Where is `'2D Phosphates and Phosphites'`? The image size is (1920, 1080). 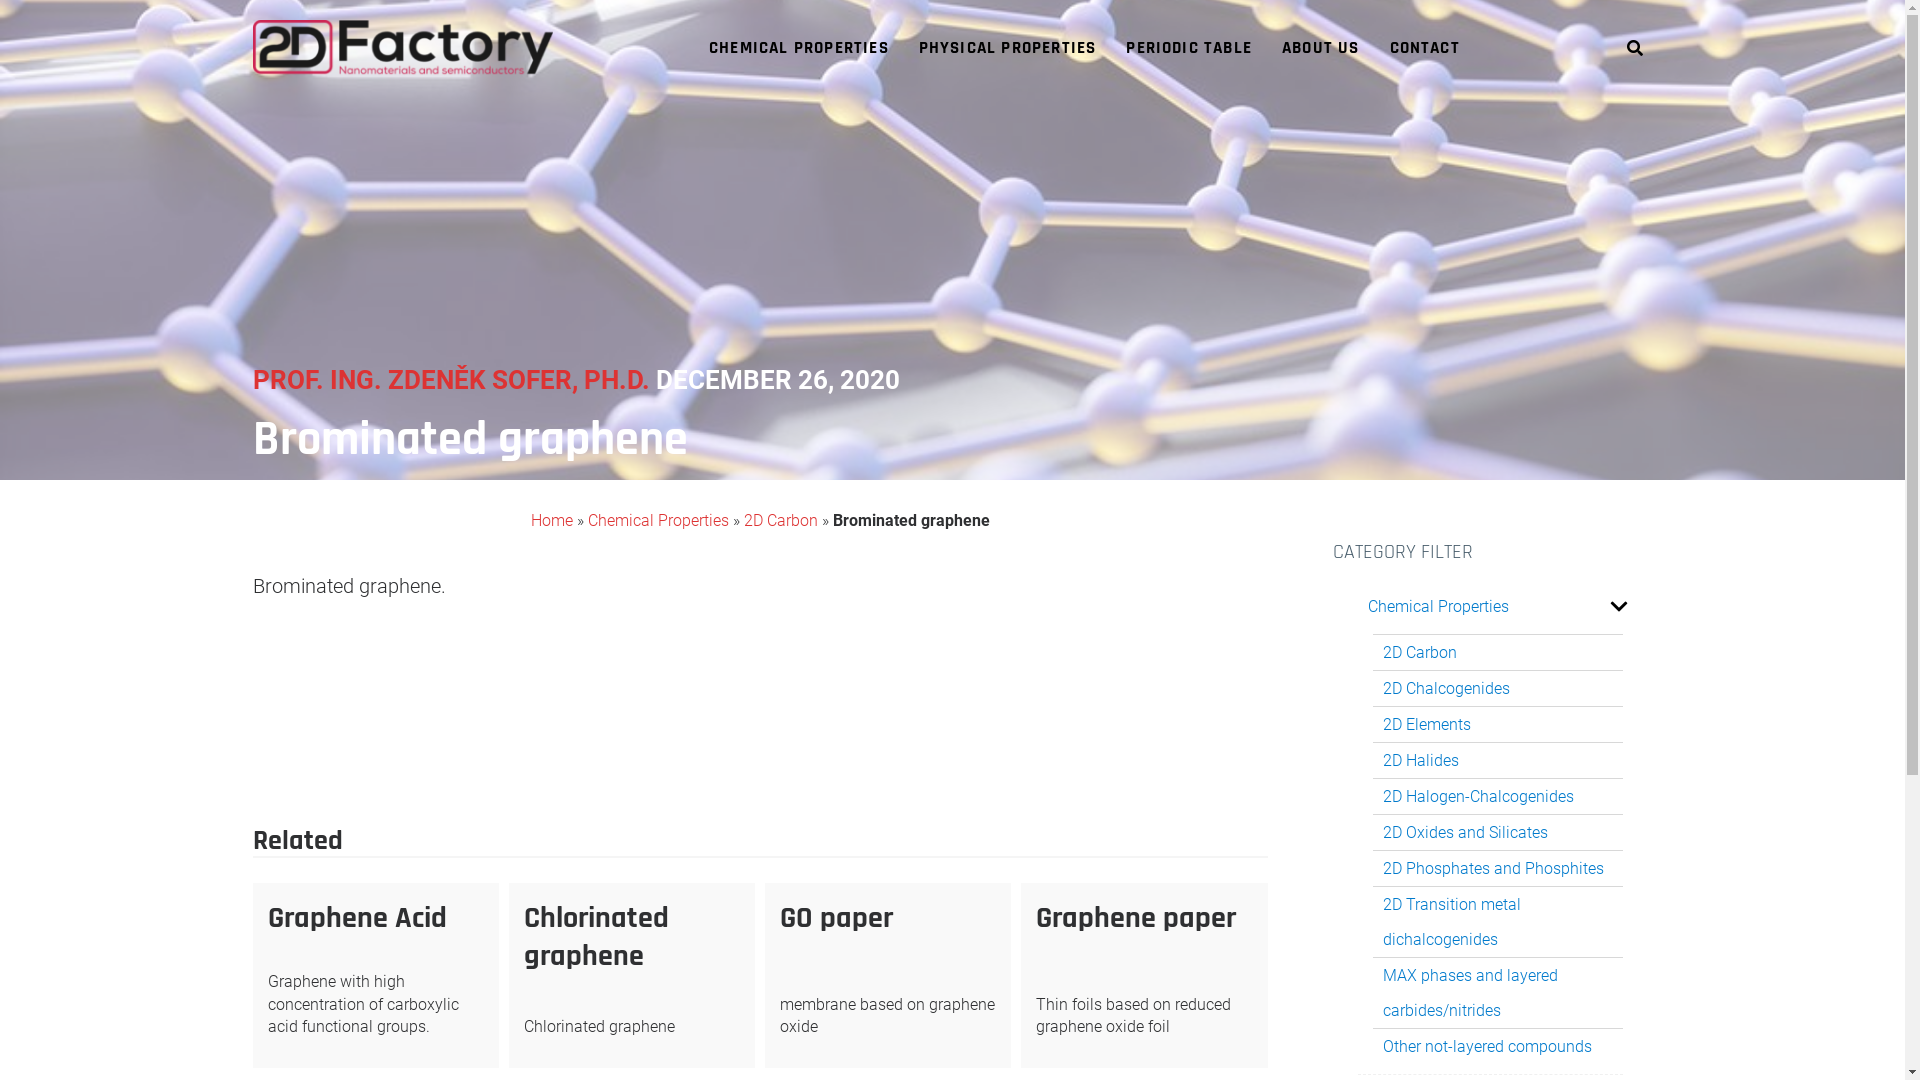
'2D Phosphates and Phosphites' is located at coordinates (1492, 867).